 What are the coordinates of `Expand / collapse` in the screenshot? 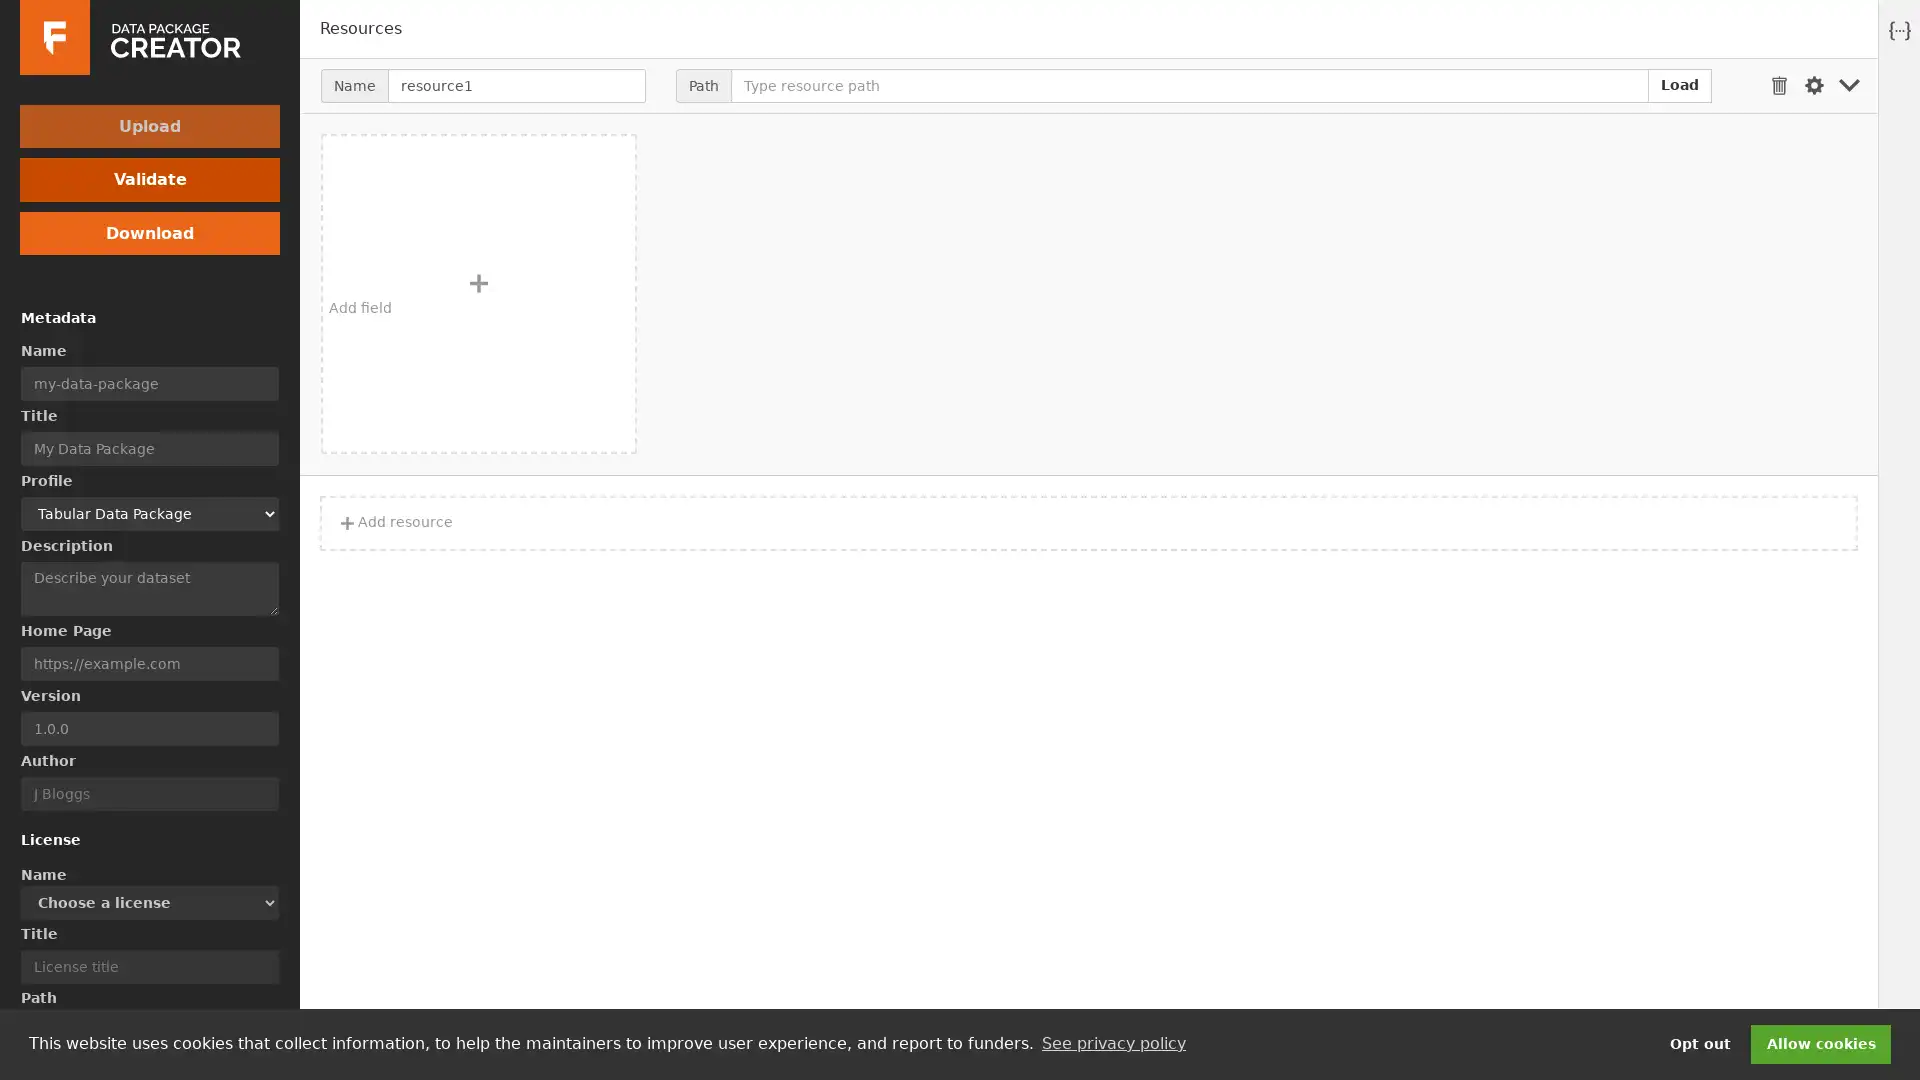 It's located at (1848, 84).